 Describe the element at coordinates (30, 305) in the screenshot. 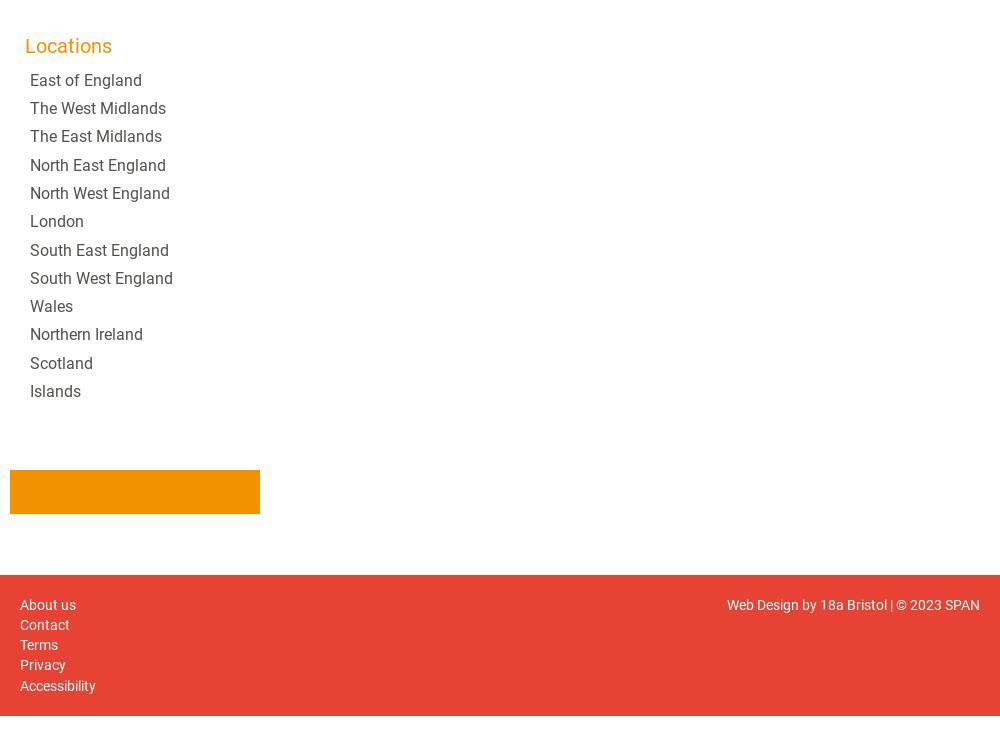

I see `'Wales'` at that location.